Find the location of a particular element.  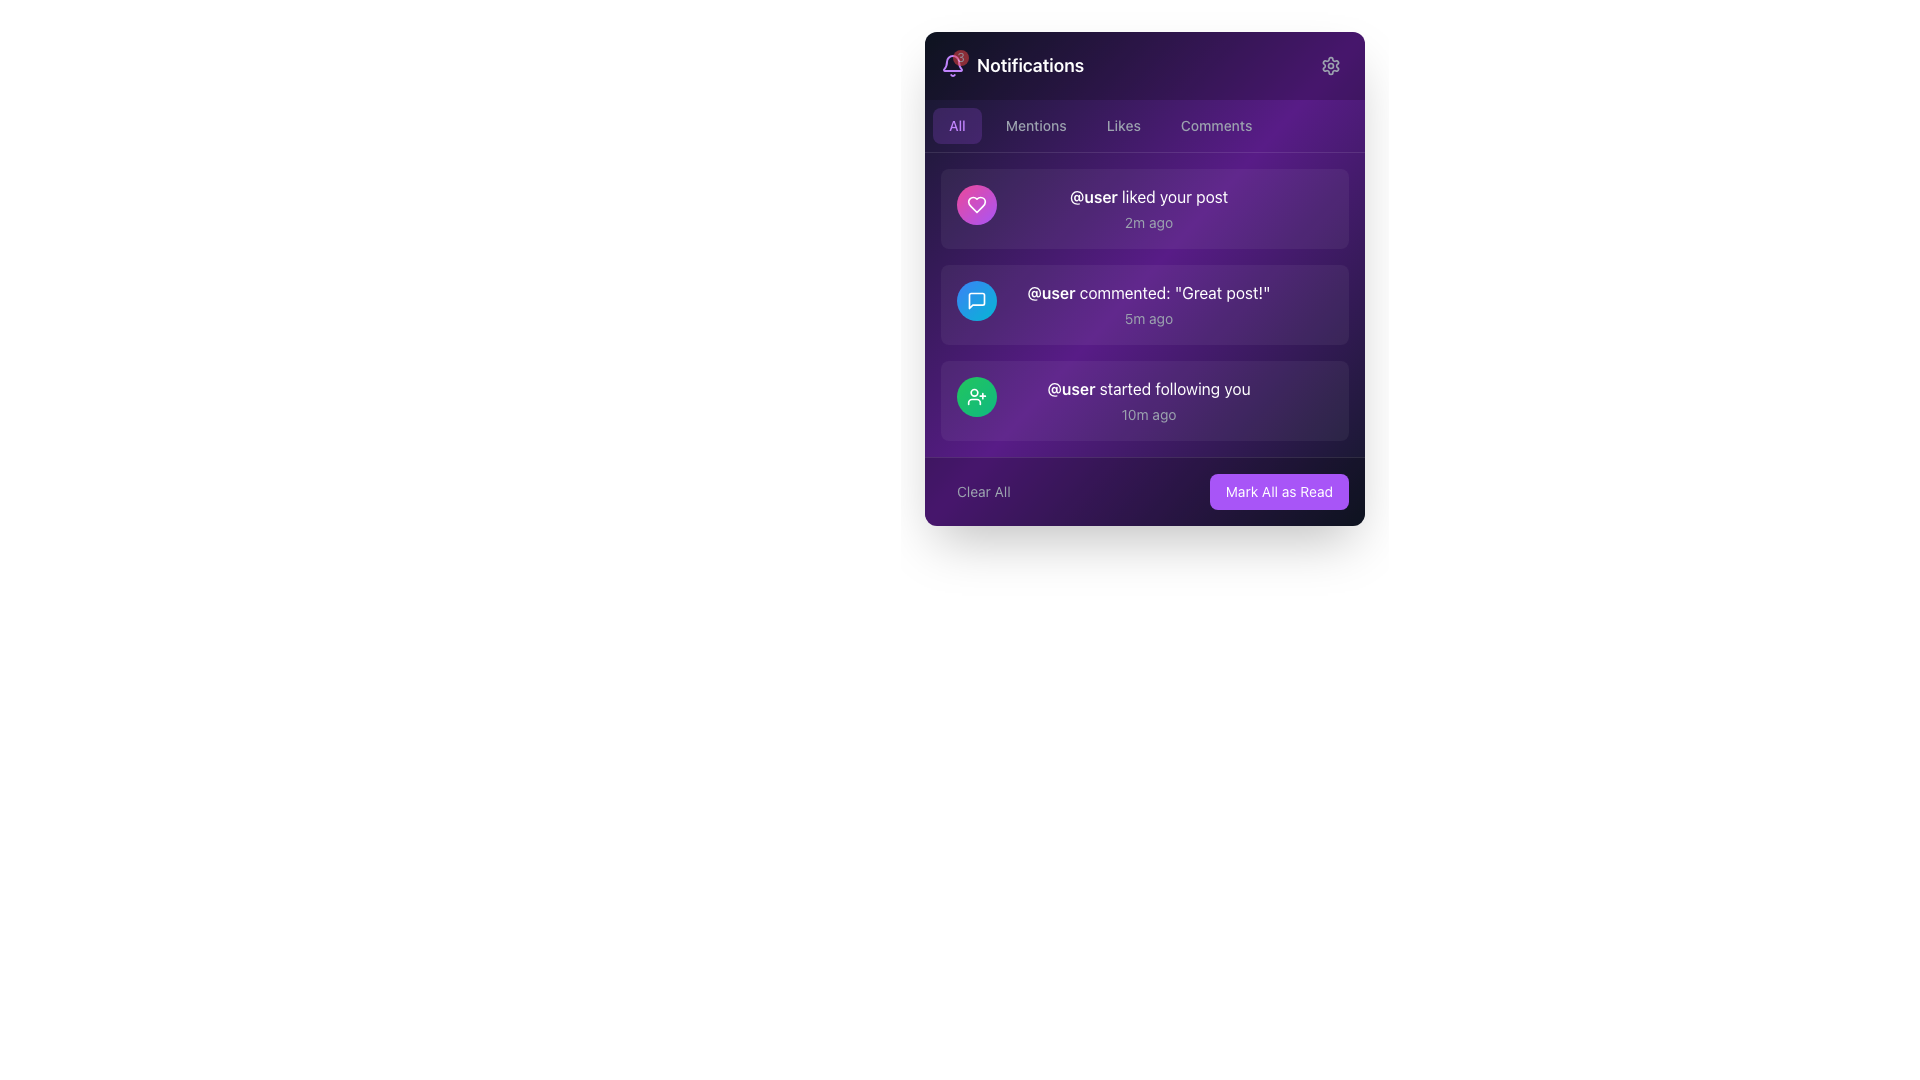

the small close button icon represented by an 'X' located at the top-right corner of the notification entry that corresponds to '@user commented: 'Great post!'.' is located at coordinates (1316, 297).